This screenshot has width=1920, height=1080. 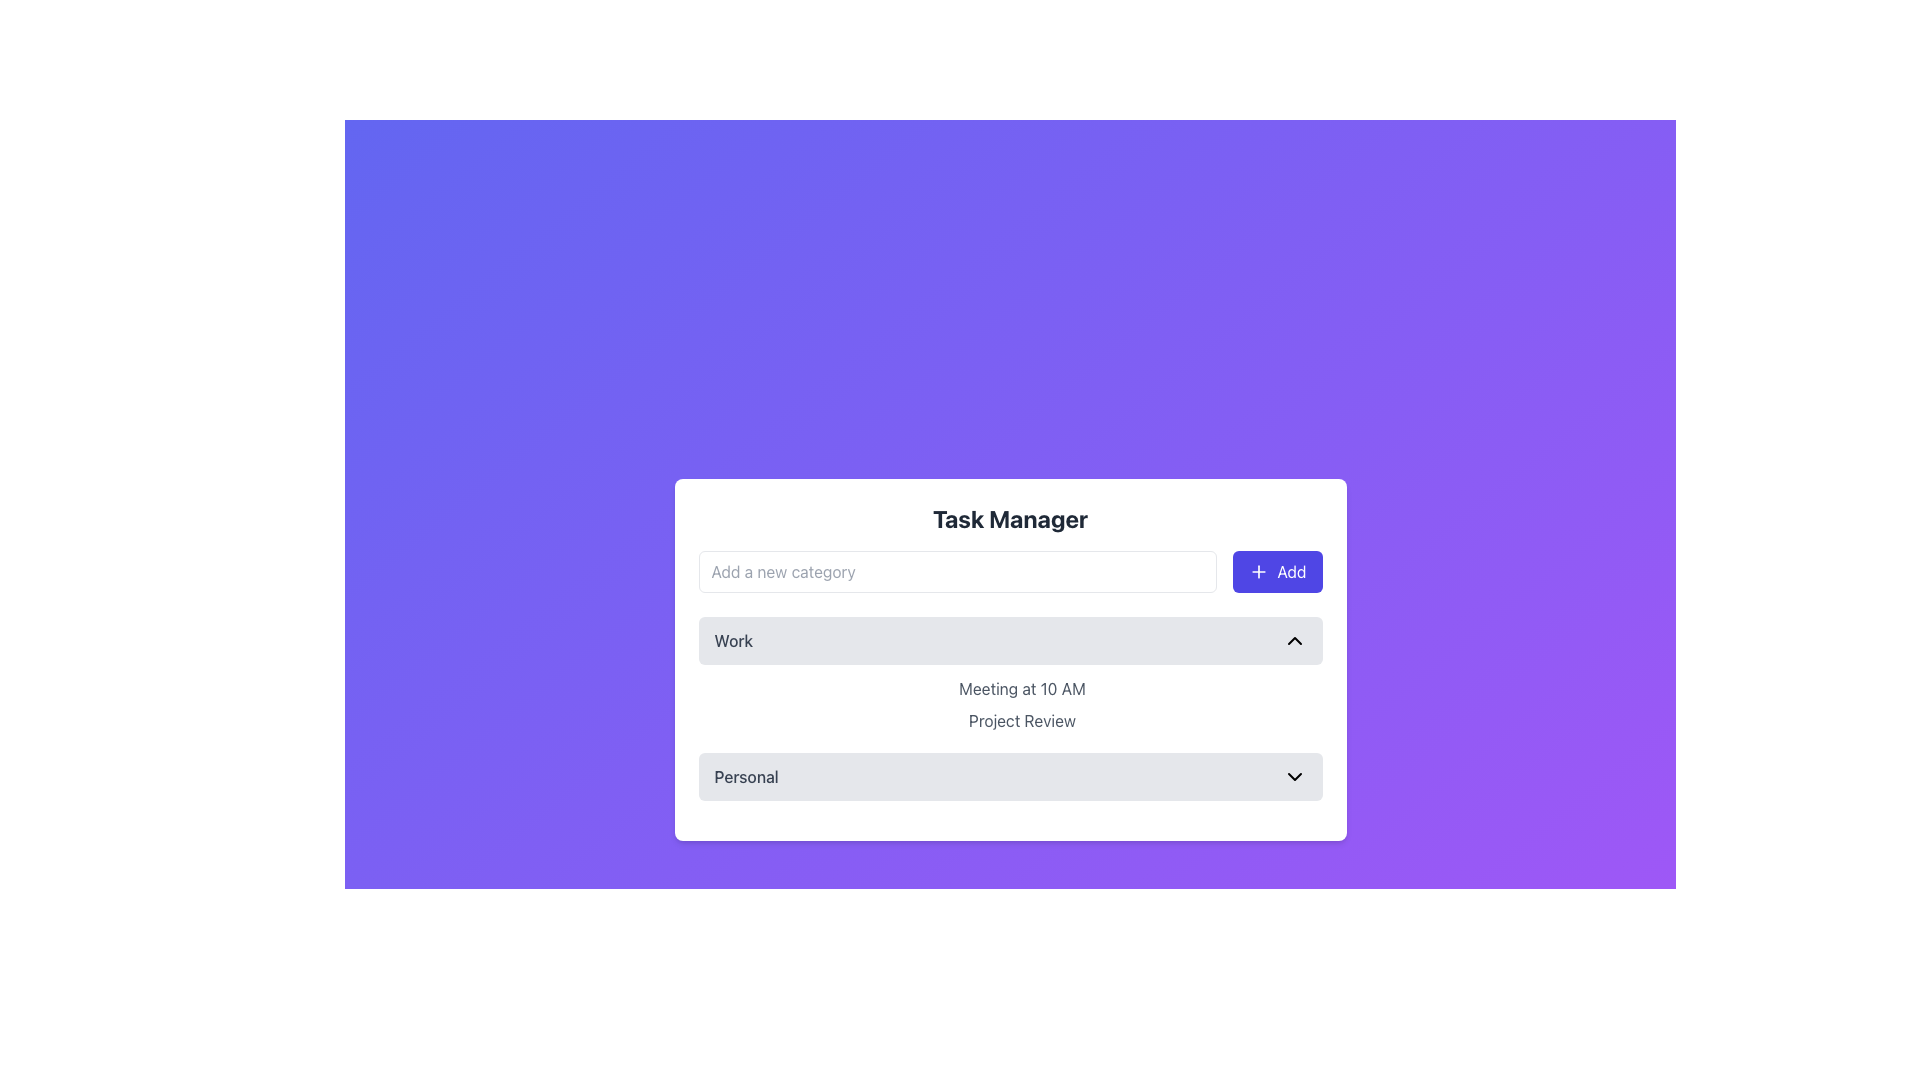 I want to click on the Chevron icon located at the rightmost end of the 'Personal' section, so click(x=1294, y=775).